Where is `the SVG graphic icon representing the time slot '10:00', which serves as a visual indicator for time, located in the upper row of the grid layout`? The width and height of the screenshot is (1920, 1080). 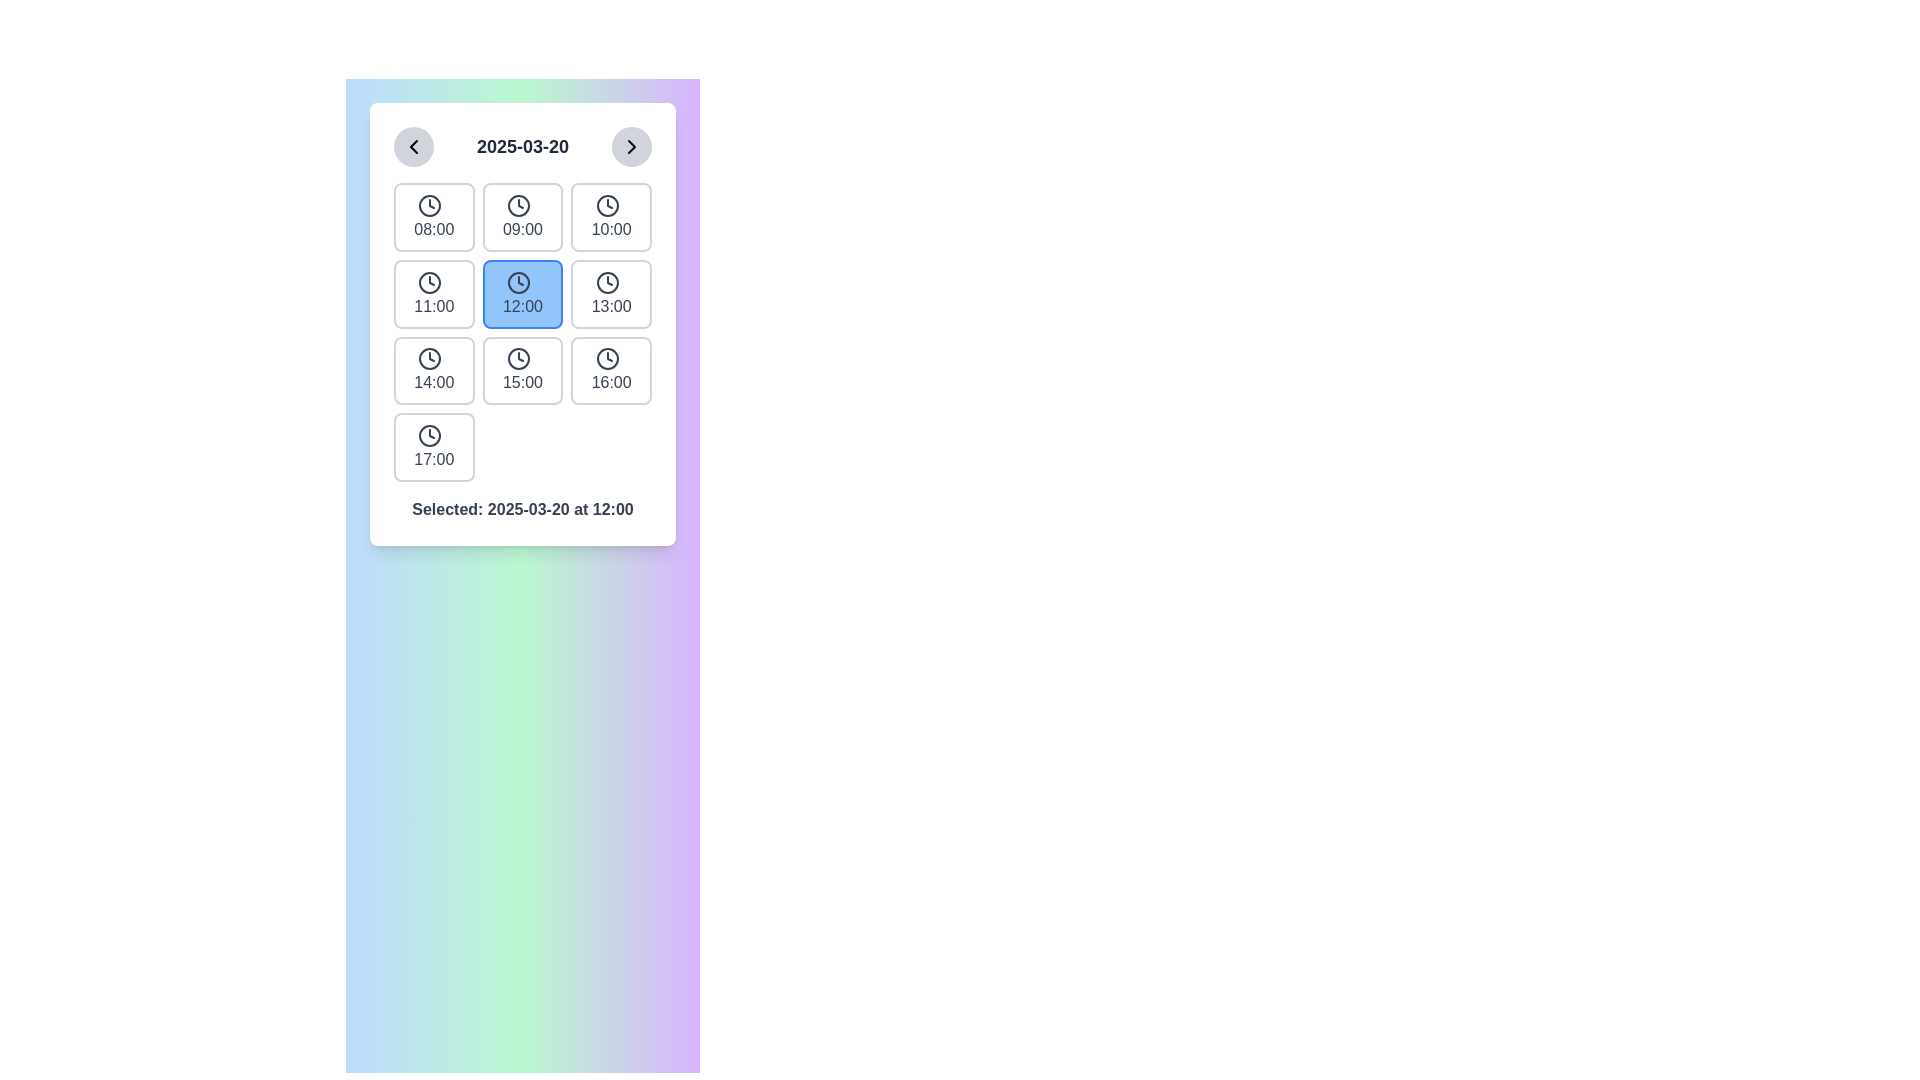
the SVG graphic icon representing the time slot '10:00', which serves as a visual indicator for time, located in the upper row of the grid layout is located at coordinates (606, 205).